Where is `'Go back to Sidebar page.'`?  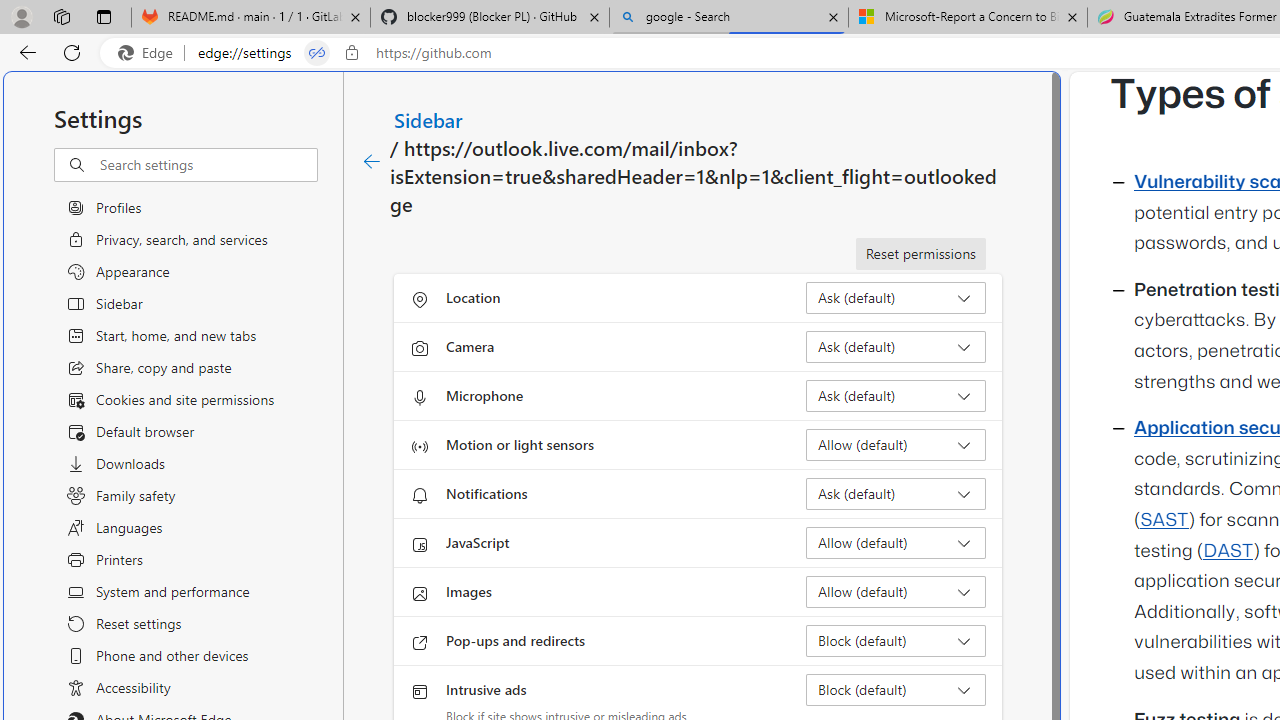
'Go back to Sidebar page.' is located at coordinates (372, 161).